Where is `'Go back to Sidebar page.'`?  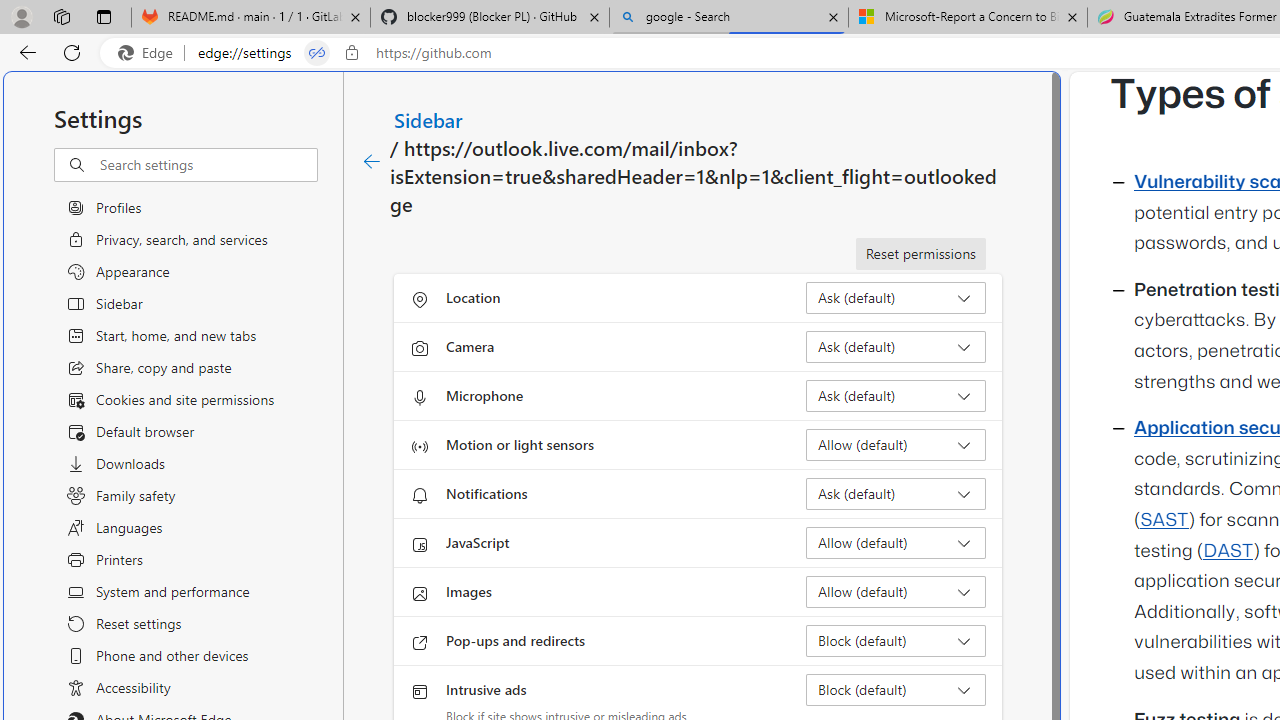
'Go back to Sidebar page.' is located at coordinates (372, 161).